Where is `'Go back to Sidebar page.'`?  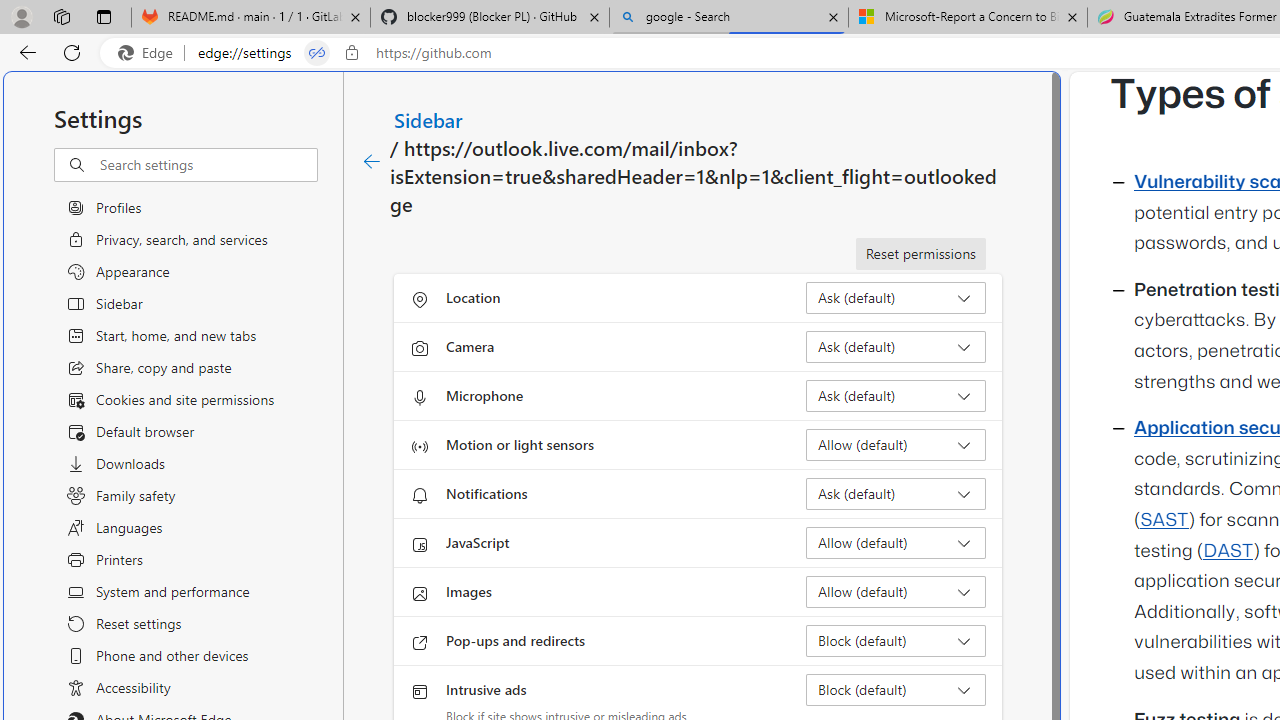
'Go back to Sidebar page.' is located at coordinates (372, 161).